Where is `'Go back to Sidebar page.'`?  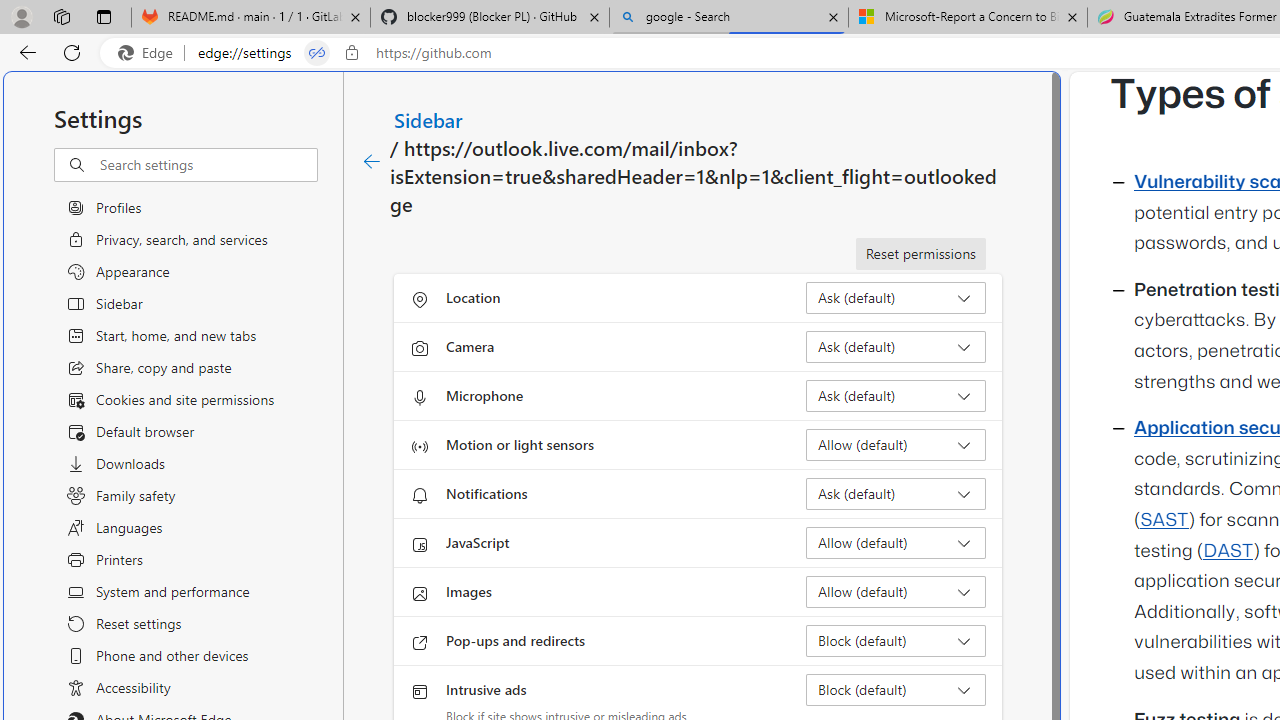
'Go back to Sidebar page.' is located at coordinates (372, 161).